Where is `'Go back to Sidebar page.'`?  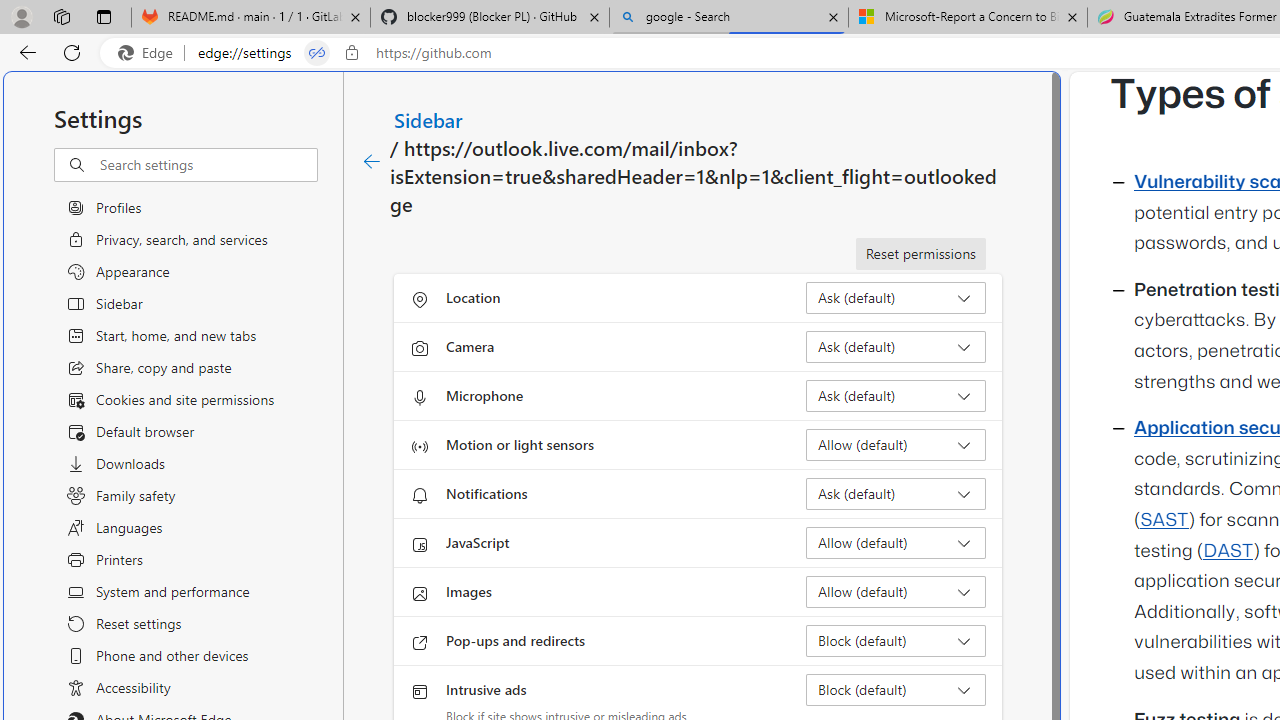
'Go back to Sidebar page.' is located at coordinates (372, 161).